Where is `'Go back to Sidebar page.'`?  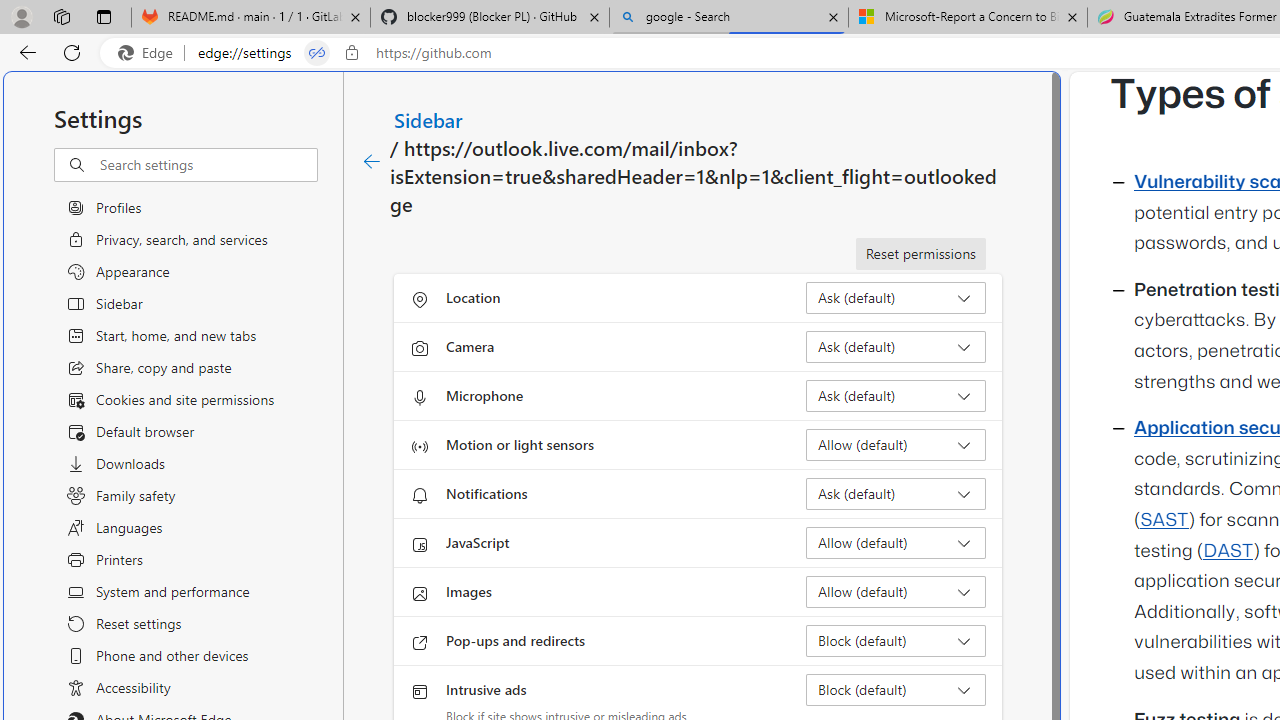
'Go back to Sidebar page.' is located at coordinates (372, 161).